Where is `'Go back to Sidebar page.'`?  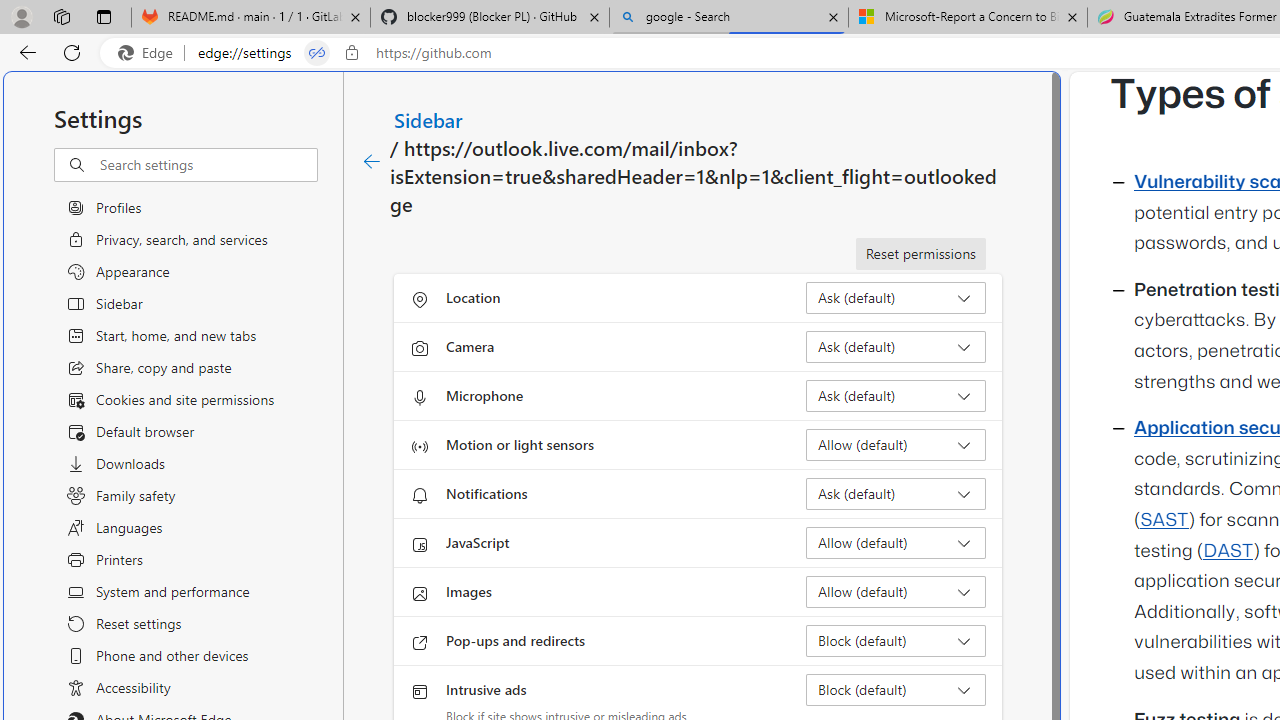
'Go back to Sidebar page.' is located at coordinates (372, 161).